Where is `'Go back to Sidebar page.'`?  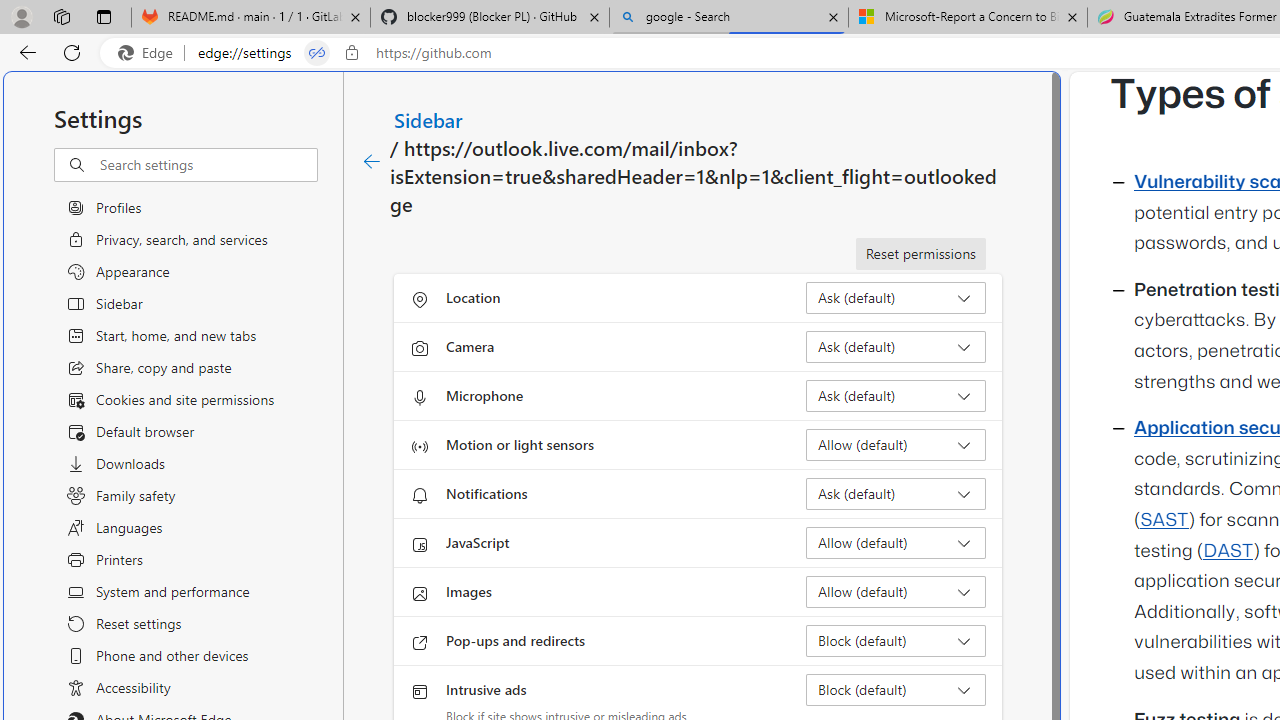
'Go back to Sidebar page.' is located at coordinates (372, 161).